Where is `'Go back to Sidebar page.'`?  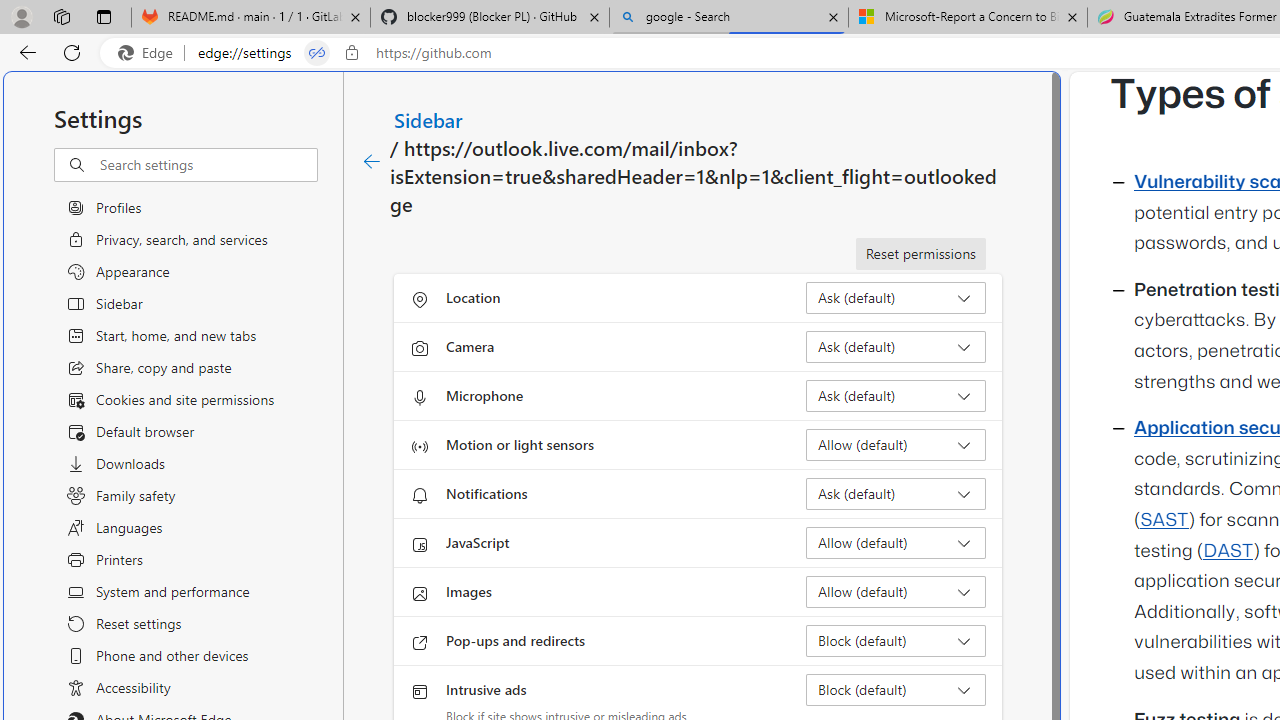
'Go back to Sidebar page.' is located at coordinates (372, 161).